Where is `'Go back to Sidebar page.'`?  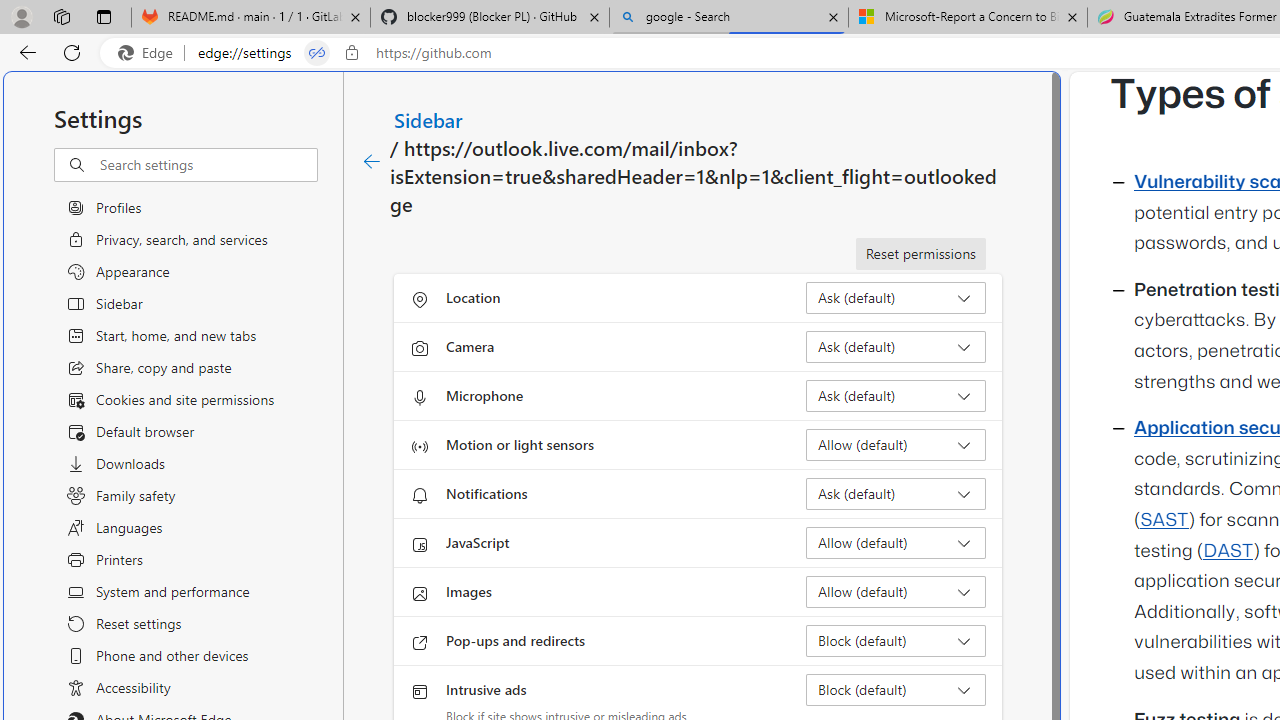
'Go back to Sidebar page.' is located at coordinates (372, 161).